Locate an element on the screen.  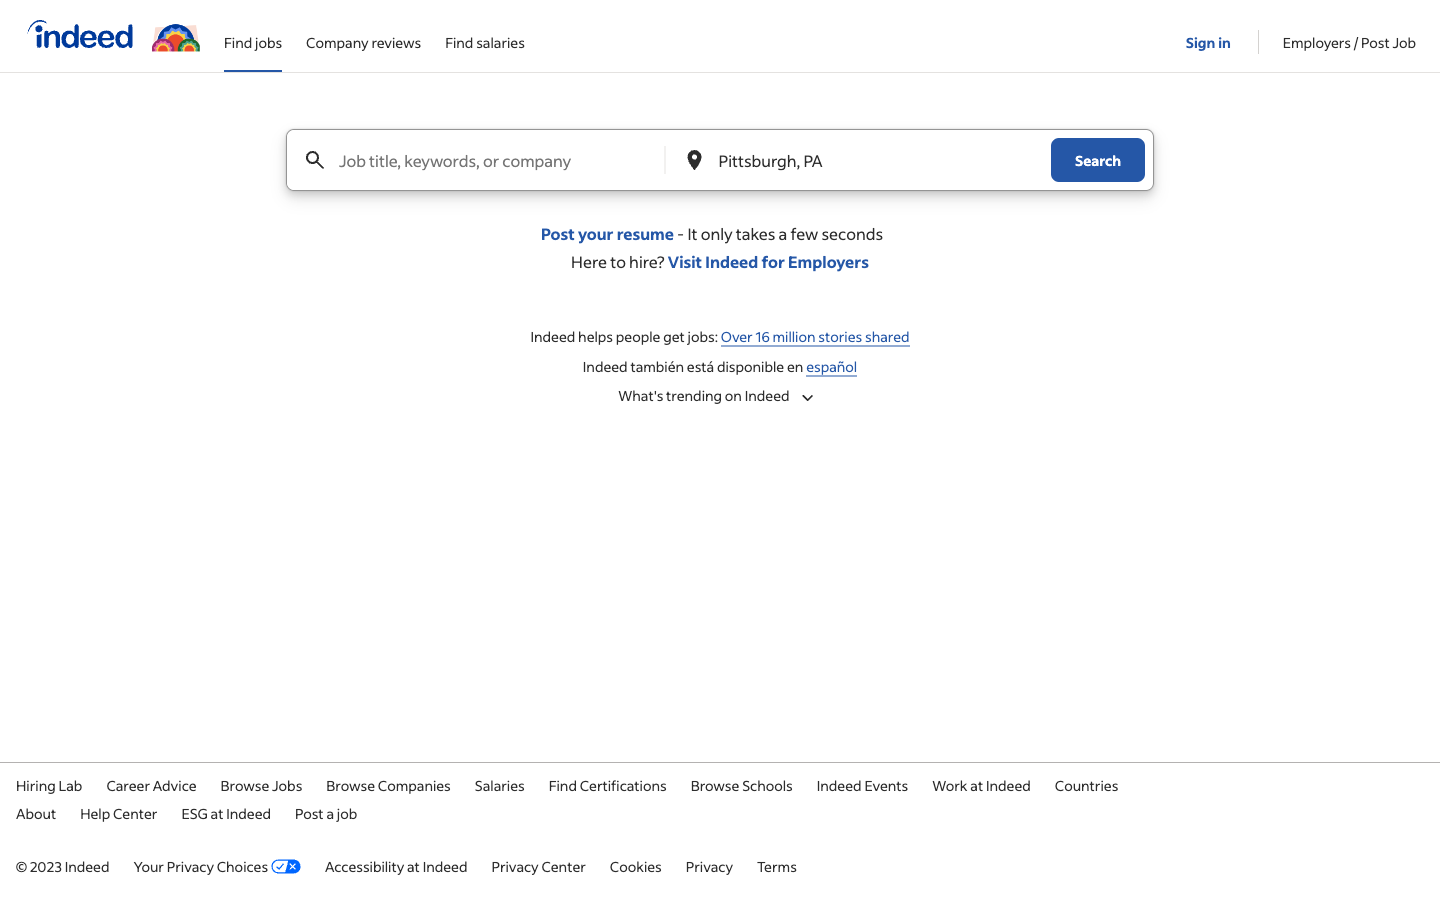
Update the job"s location field to New York is located at coordinates (861, 160).